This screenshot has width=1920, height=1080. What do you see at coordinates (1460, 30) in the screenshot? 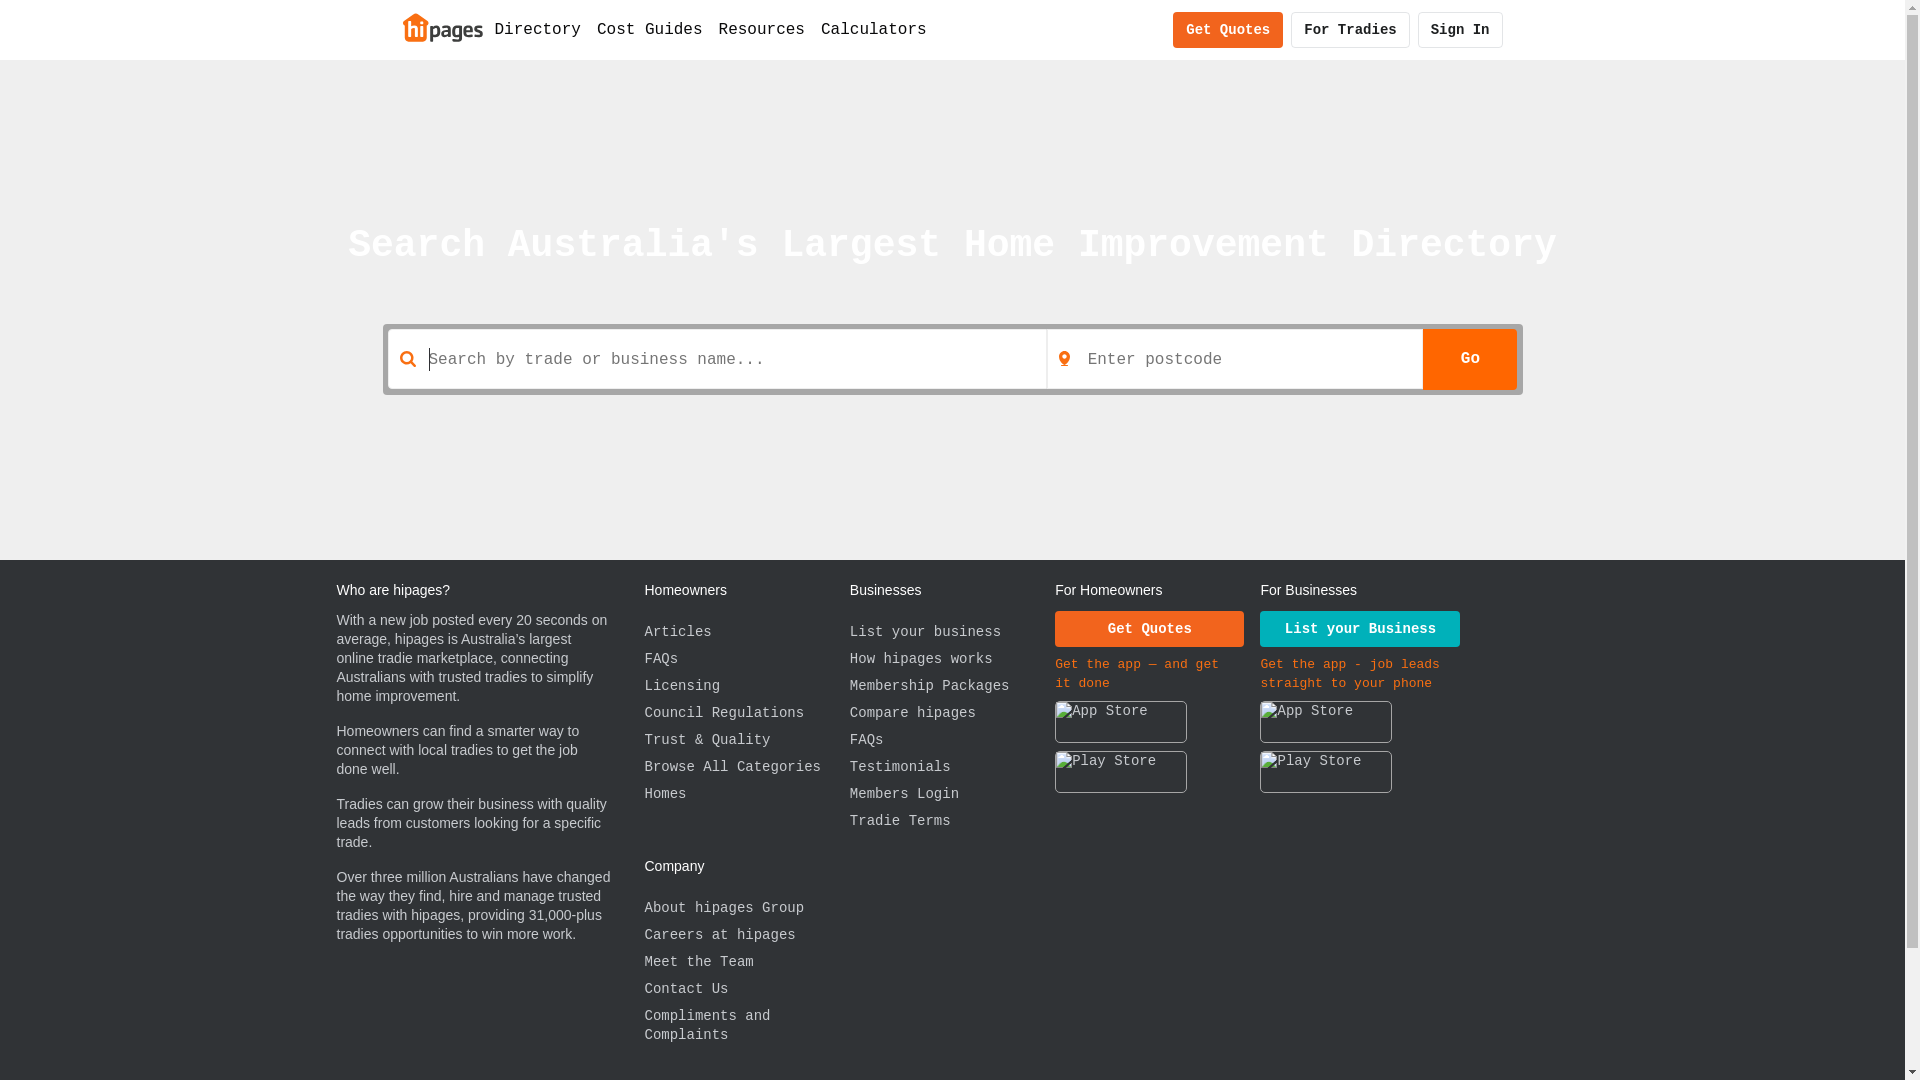
I see `'Sign In'` at bounding box center [1460, 30].